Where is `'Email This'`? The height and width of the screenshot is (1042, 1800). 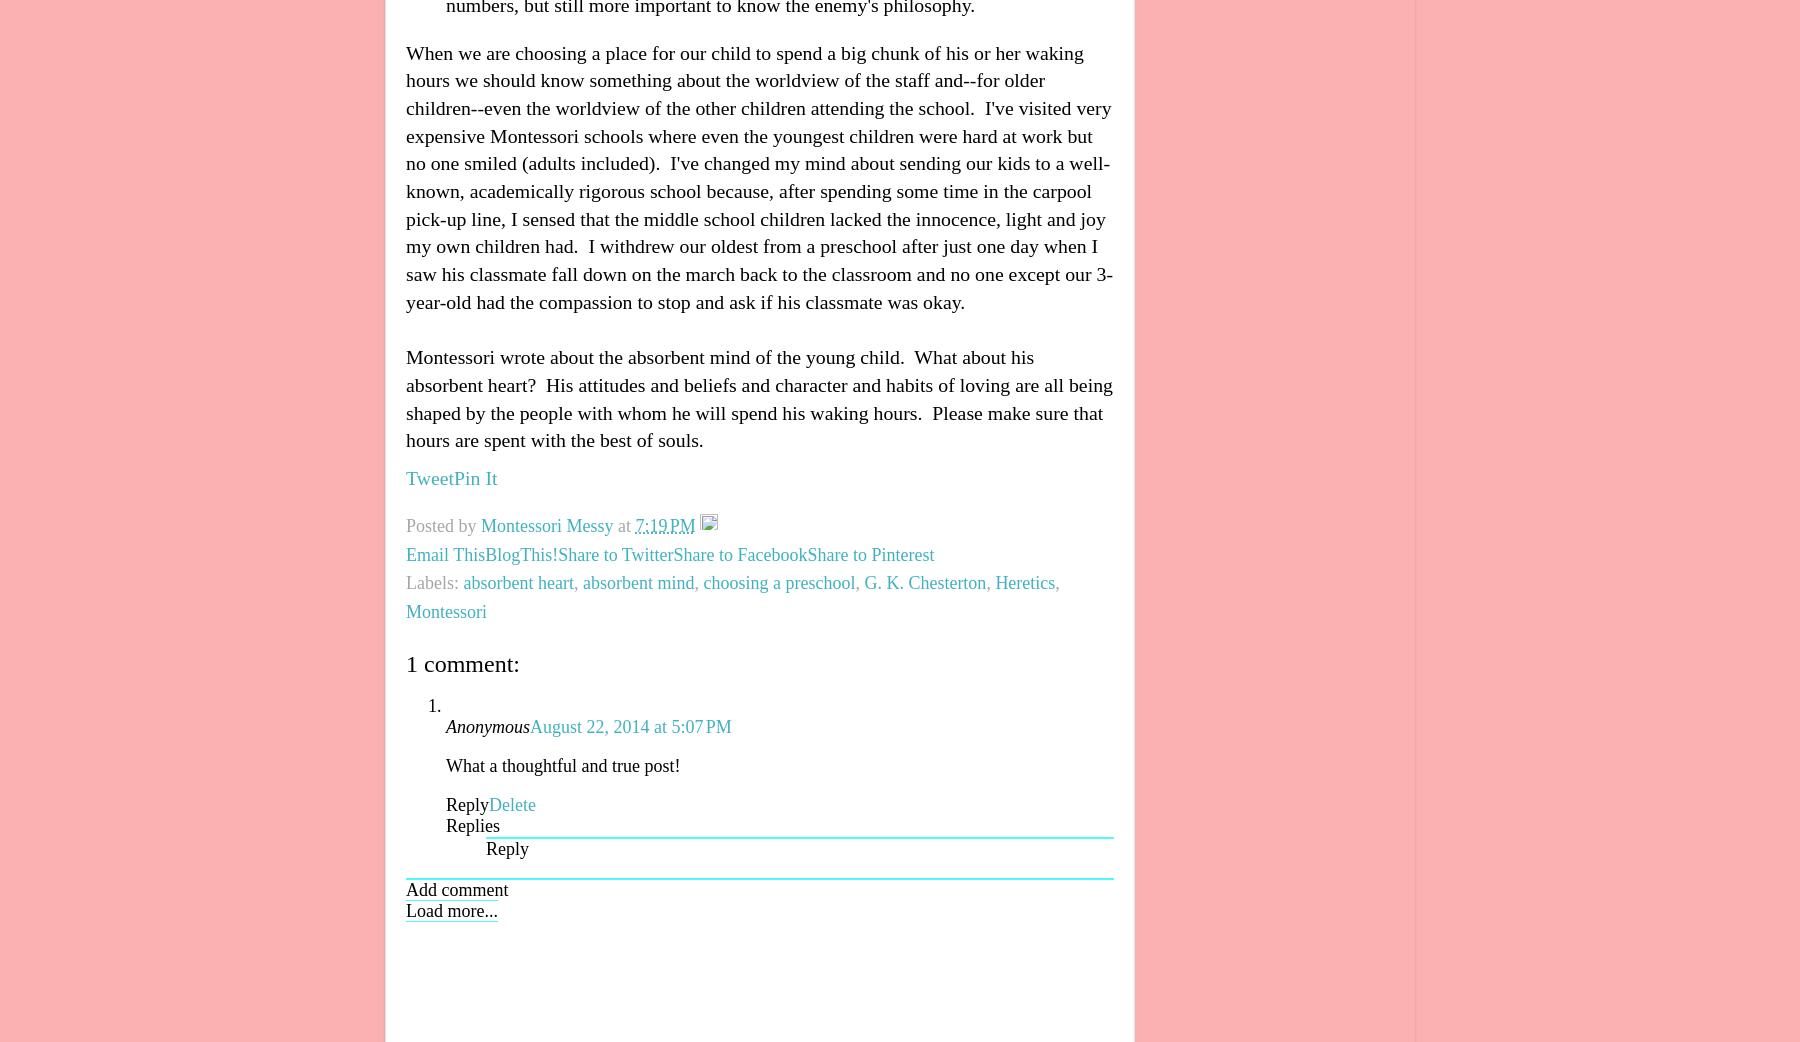
'Email This' is located at coordinates (445, 553).